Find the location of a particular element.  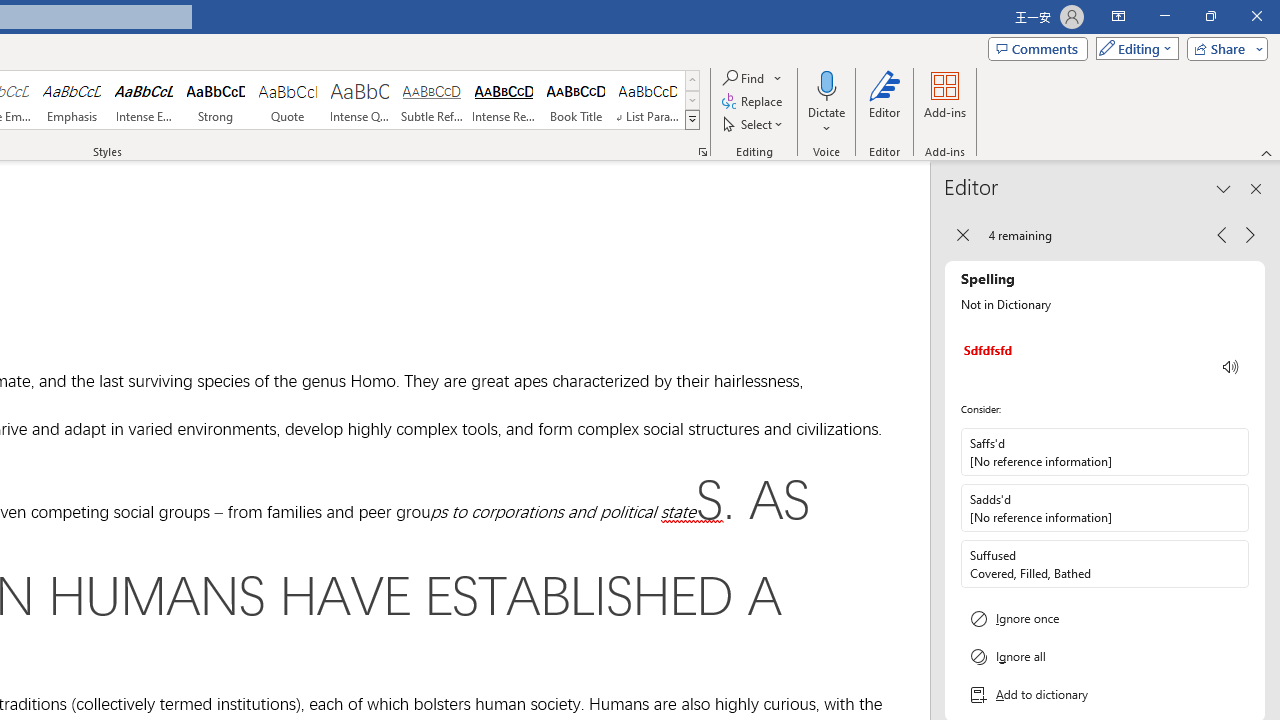

'Previous Issue, 4 remaining' is located at coordinates (1220, 233).